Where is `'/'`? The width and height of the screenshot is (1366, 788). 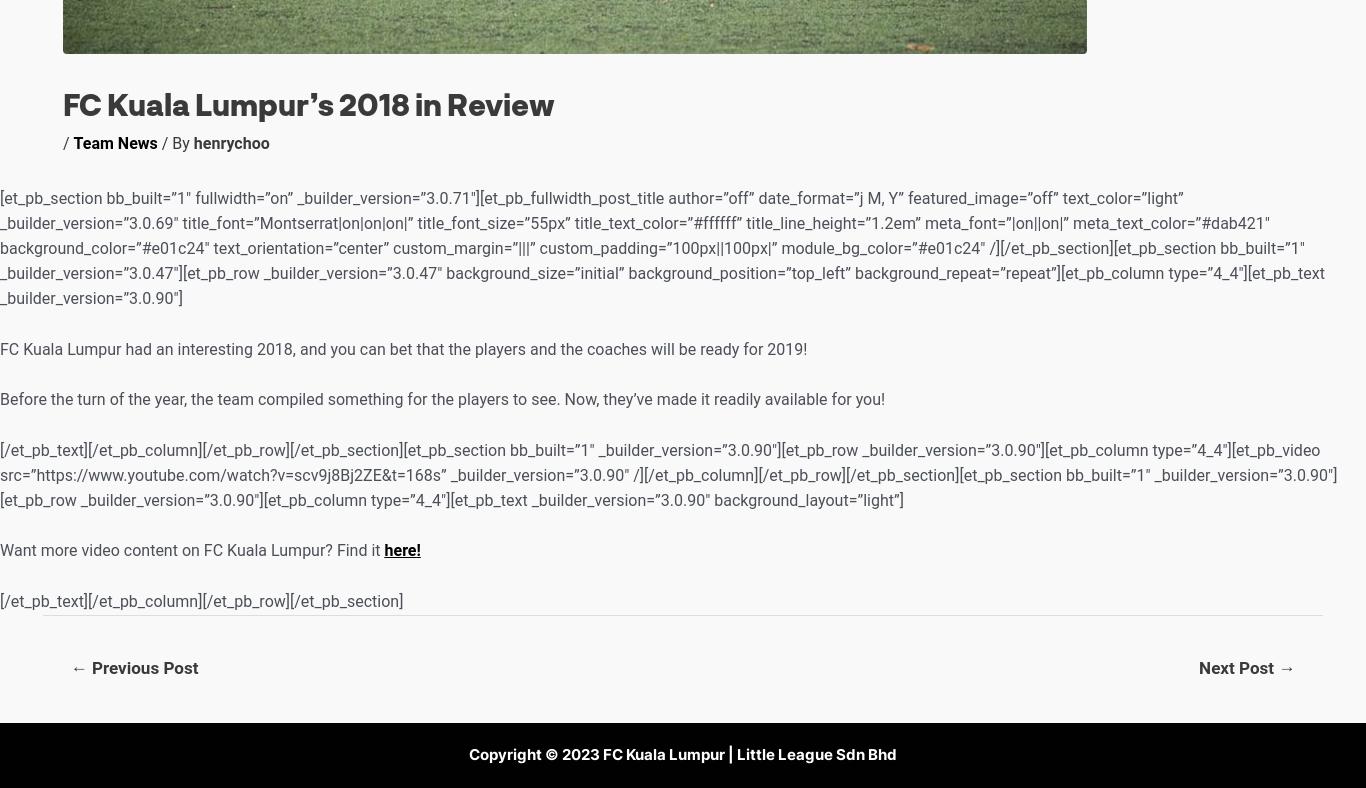 '/' is located at coordinates (68, 143).